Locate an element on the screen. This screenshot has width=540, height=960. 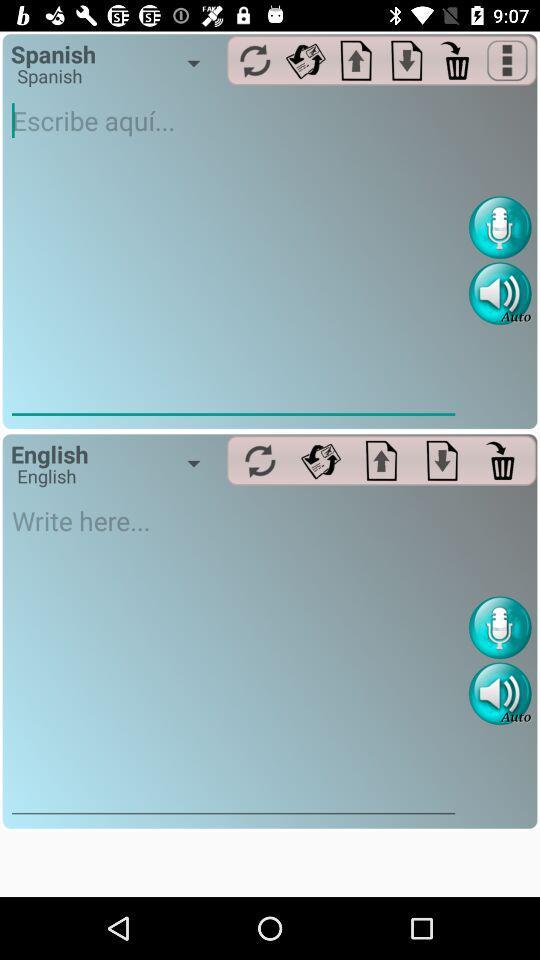
reverse area is located at coordinates (305, 59).